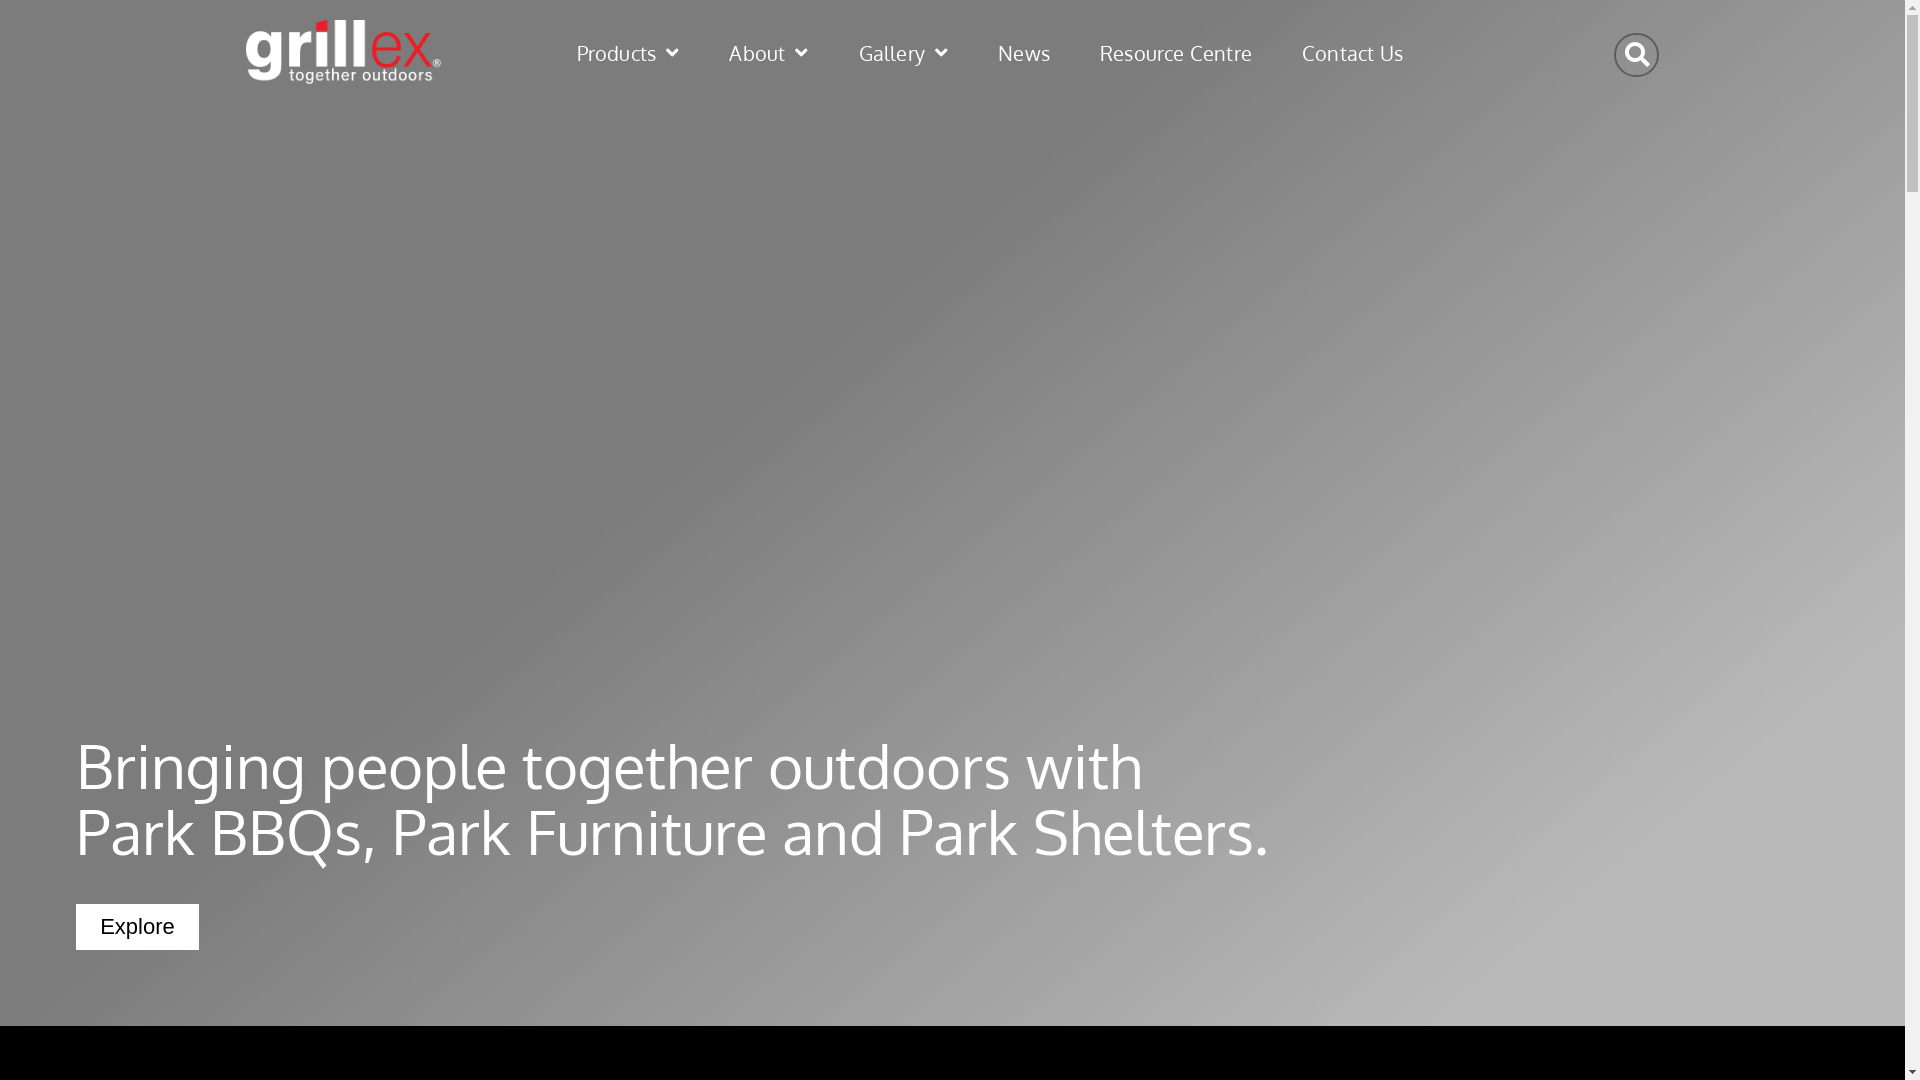 The image size is (1920, 1080). I want to click on 'News', so click(998, 52).